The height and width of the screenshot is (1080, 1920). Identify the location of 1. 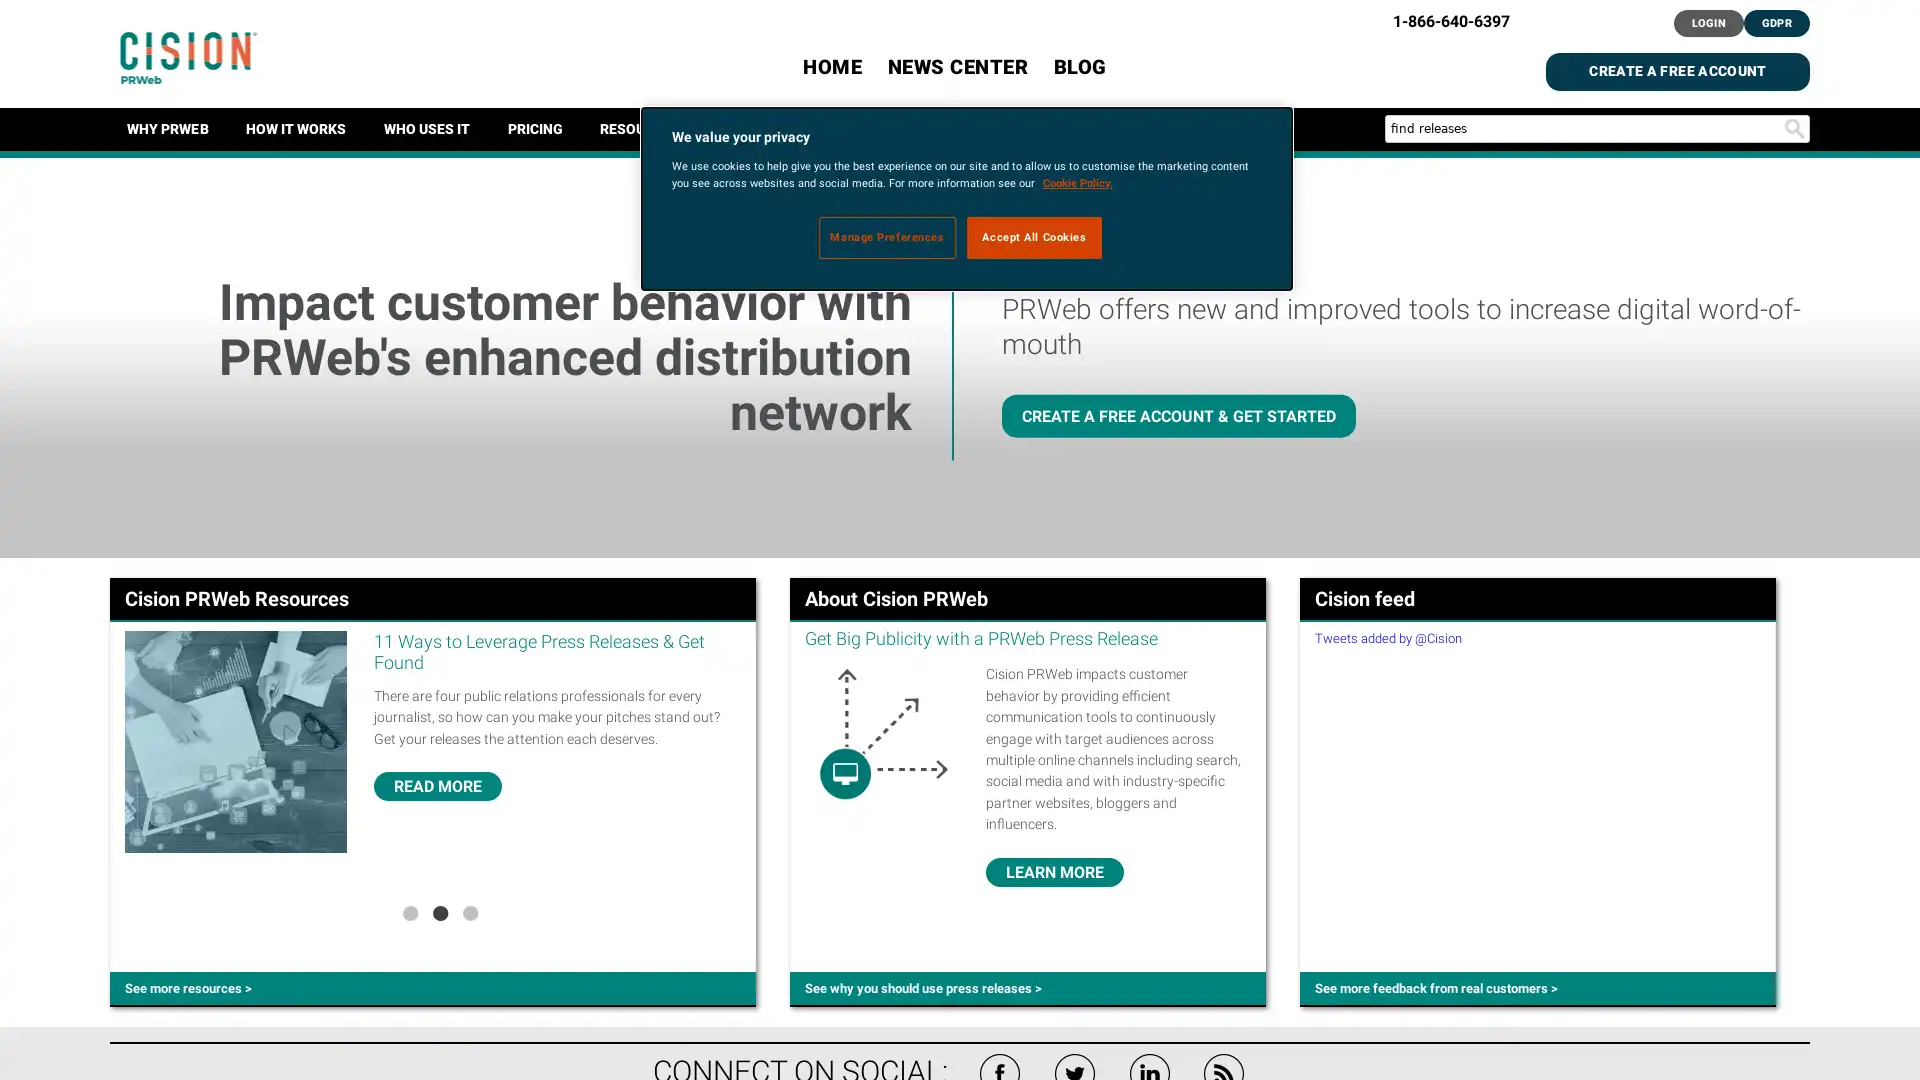
(408, 911).